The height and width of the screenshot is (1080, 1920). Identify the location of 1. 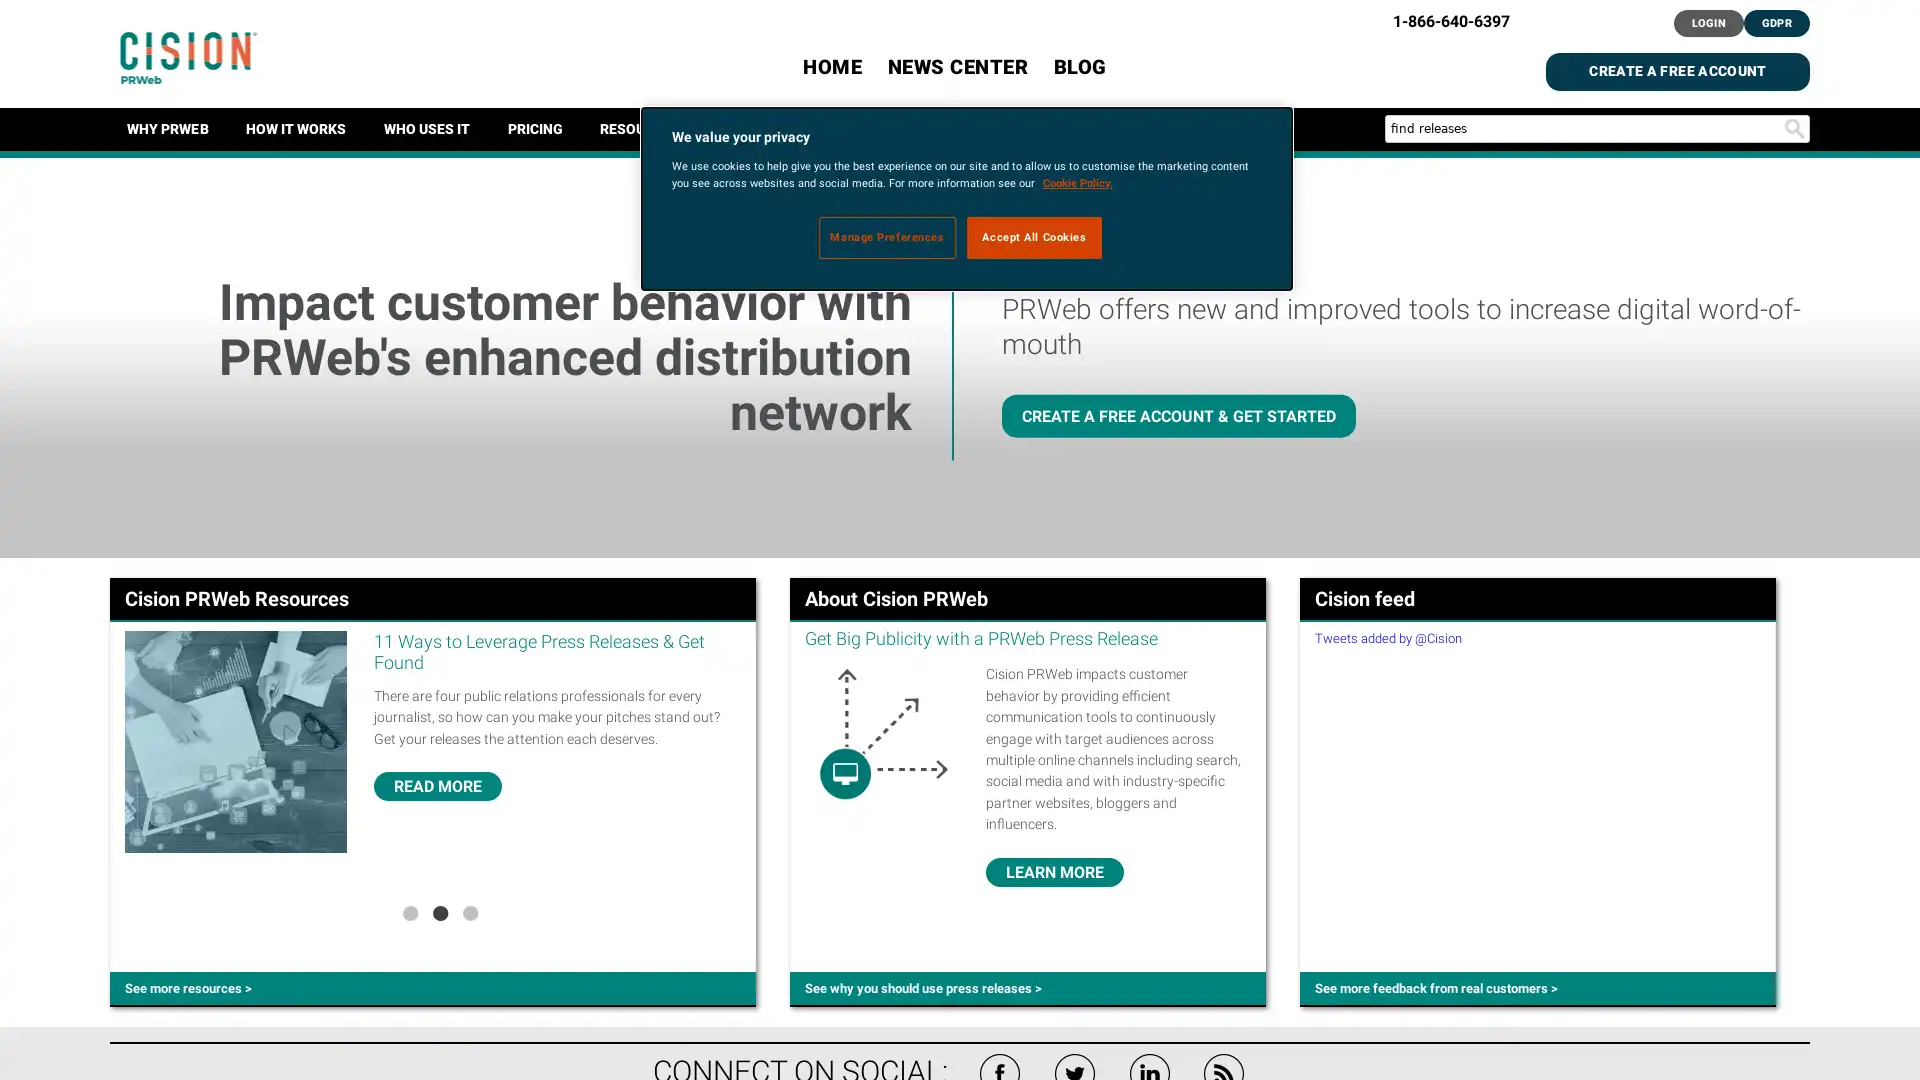
(408, 911).